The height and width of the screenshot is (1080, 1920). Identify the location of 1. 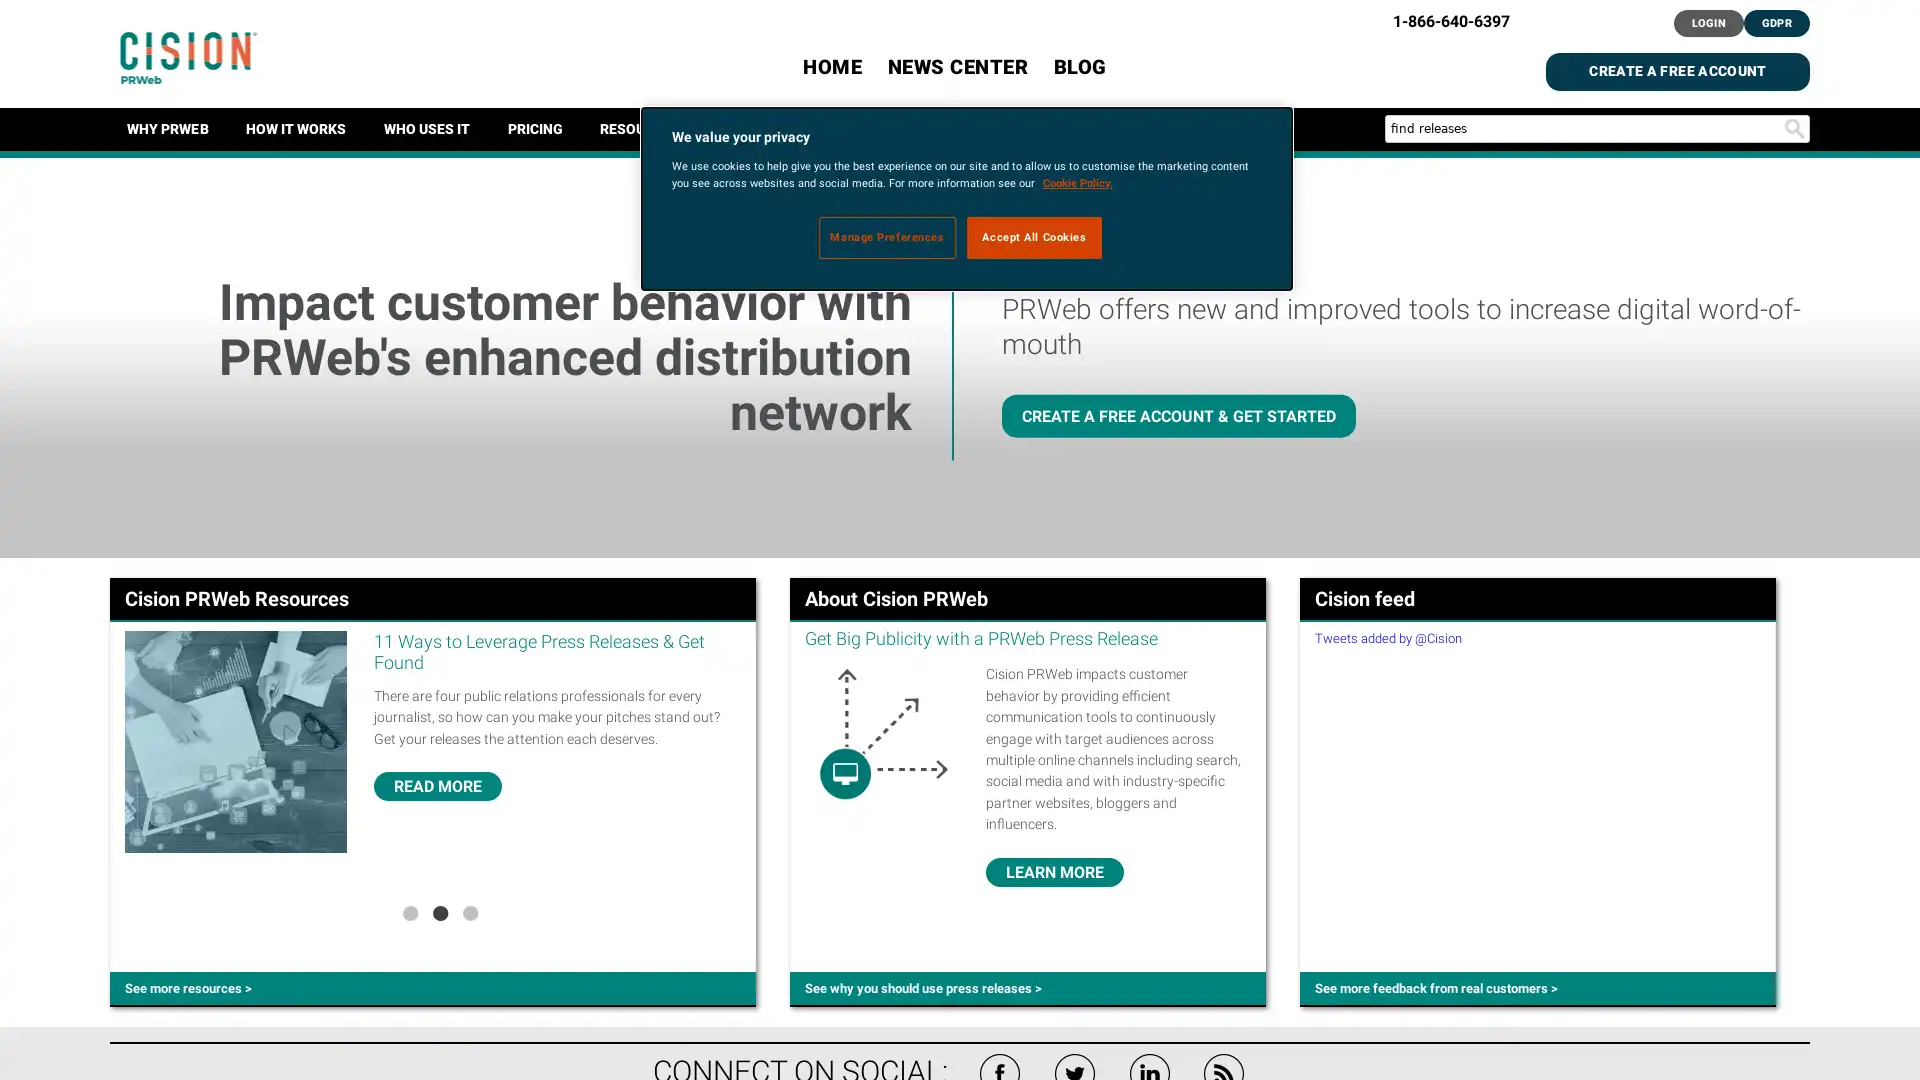
(408, 911).